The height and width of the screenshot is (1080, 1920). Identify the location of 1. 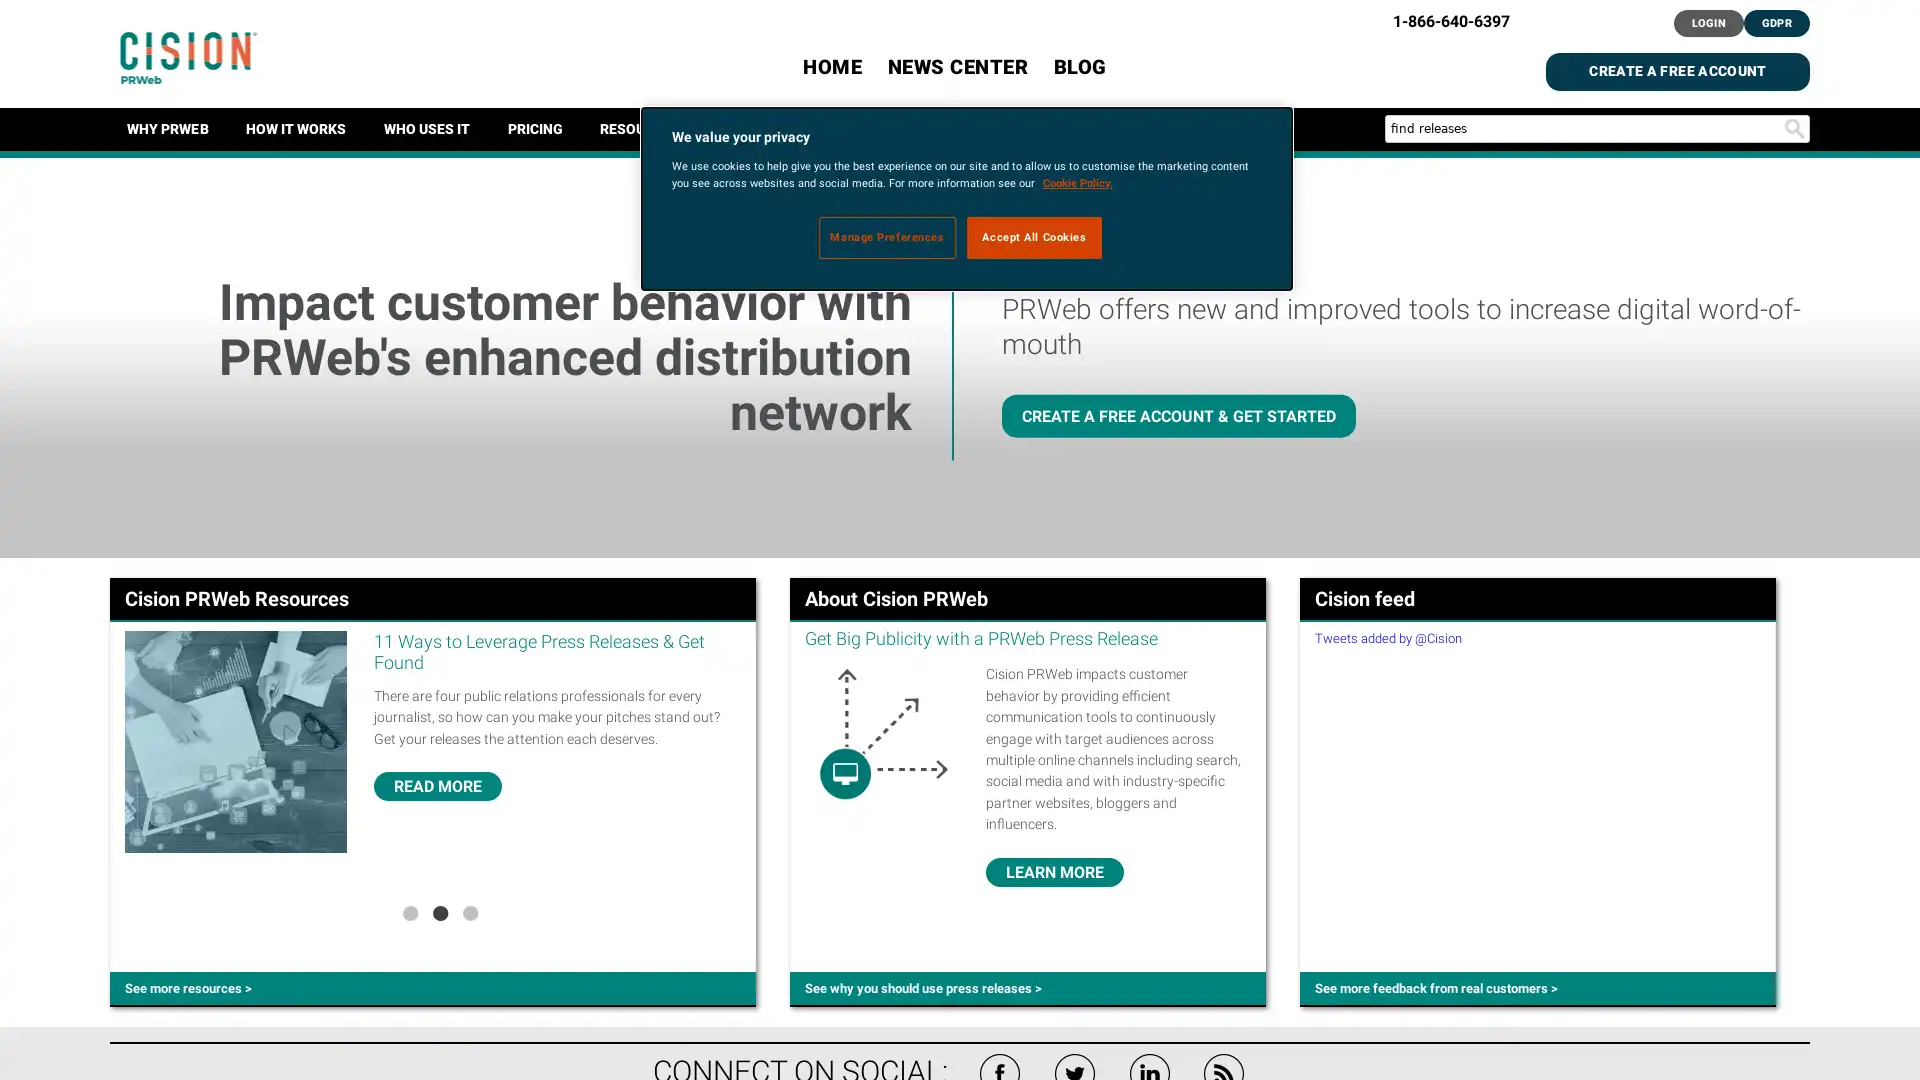
(408, 911).